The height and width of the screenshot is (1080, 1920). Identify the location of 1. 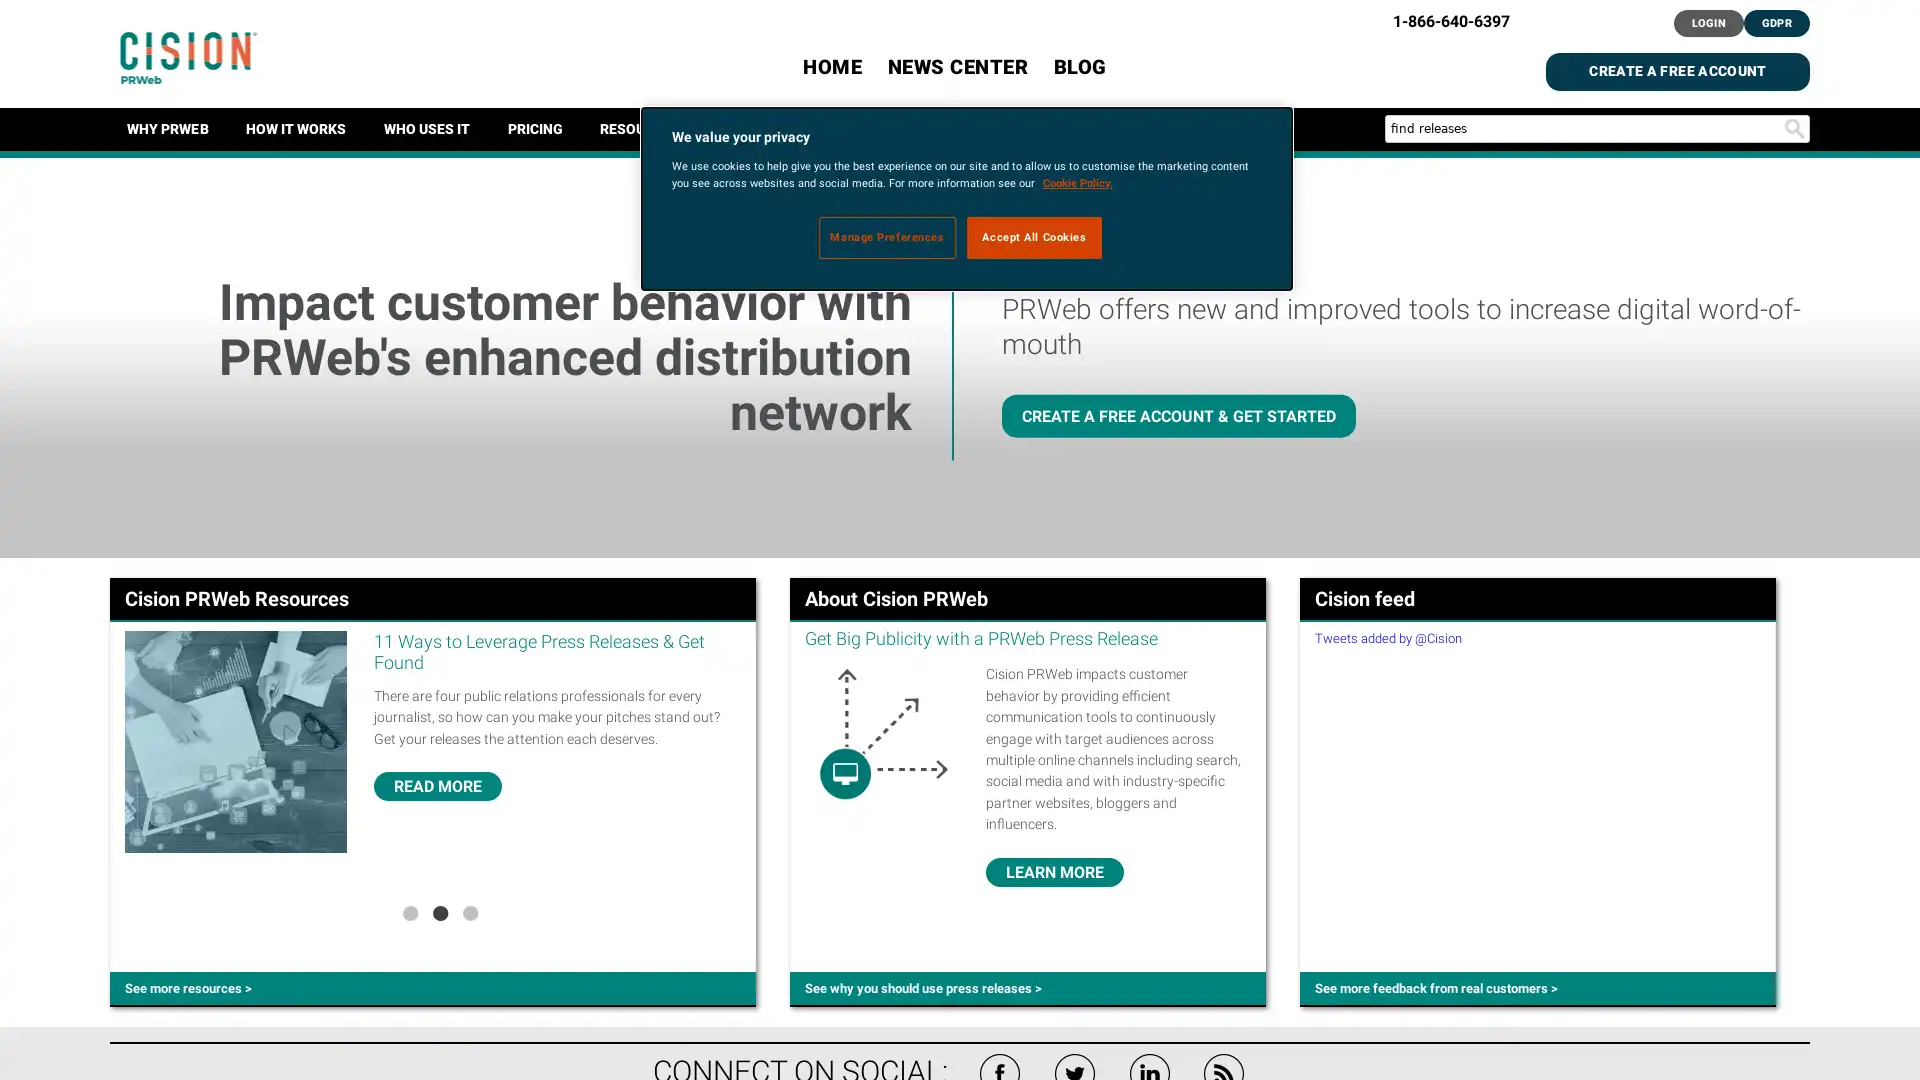
(408, 911).